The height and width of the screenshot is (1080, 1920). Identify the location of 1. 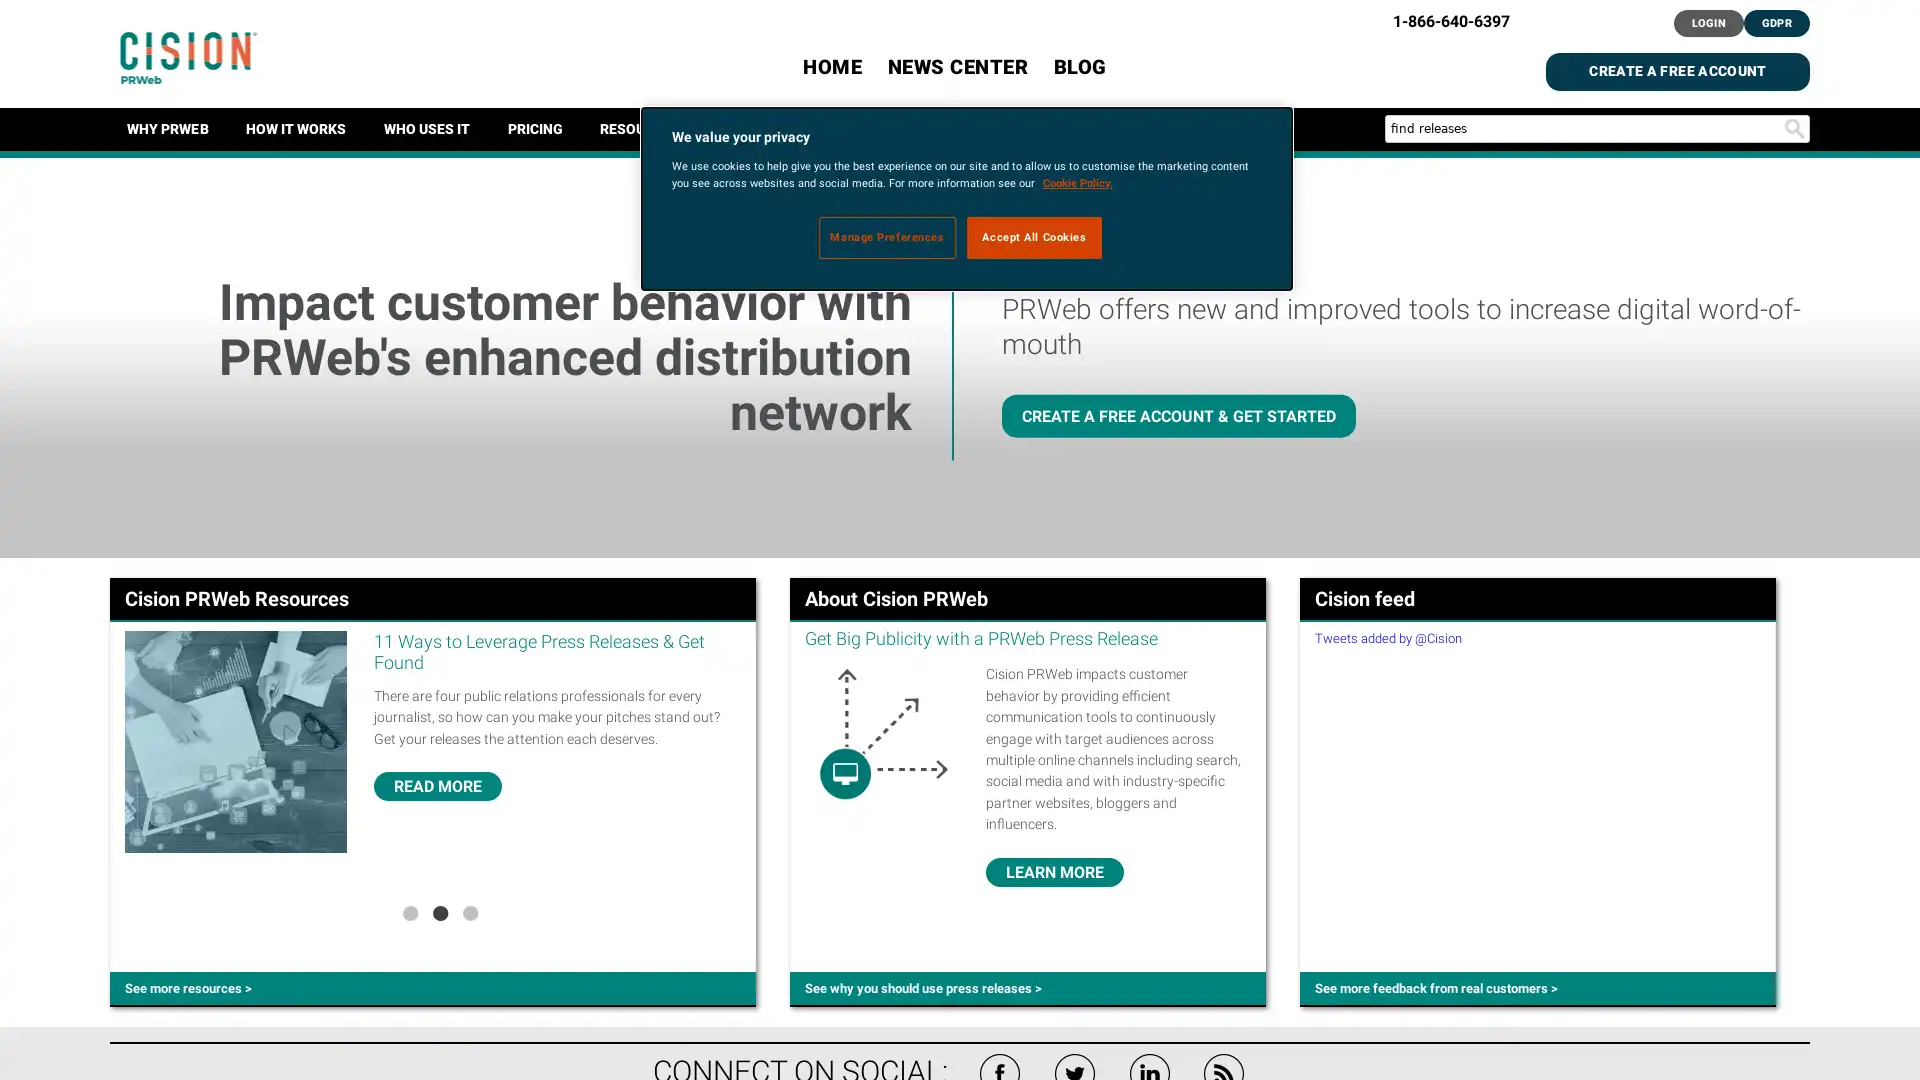
(408, 911).